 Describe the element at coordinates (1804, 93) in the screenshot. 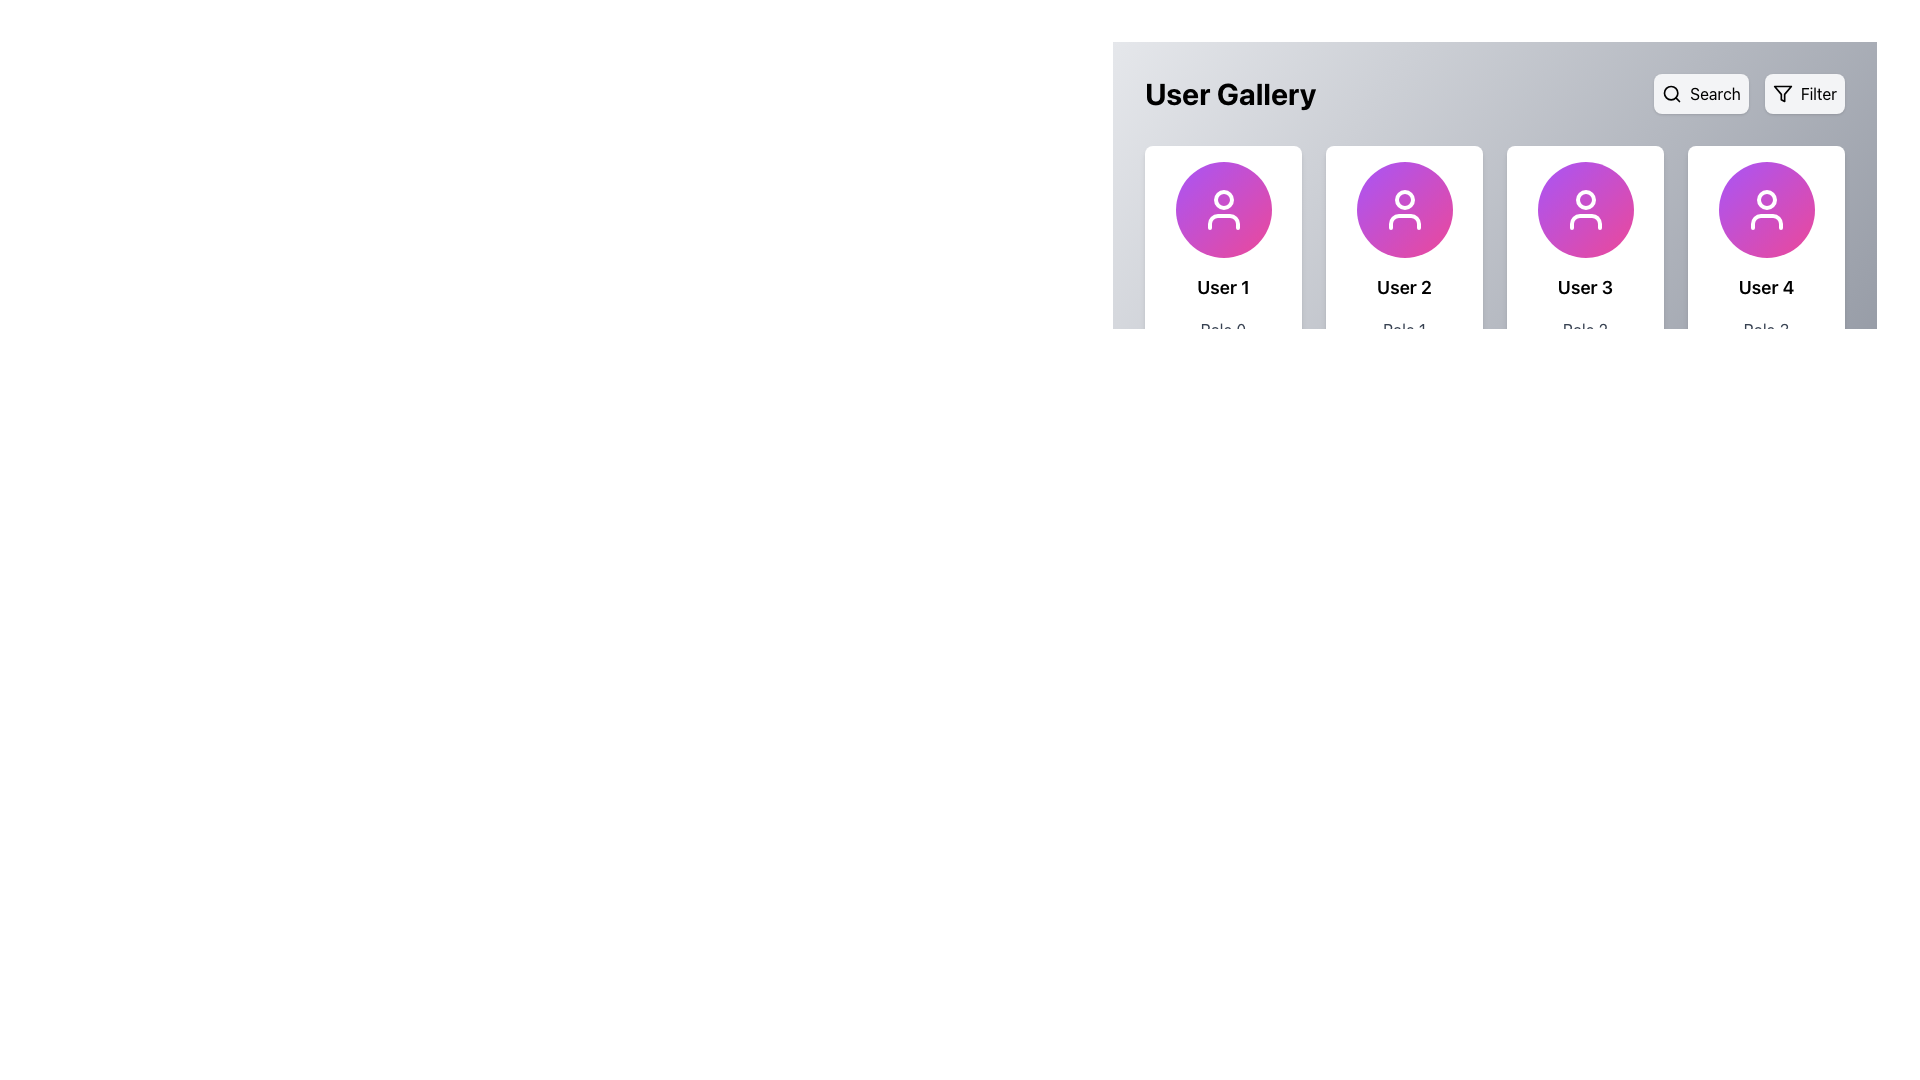

I see `the filtering button located at the top-right corner of the interface, adjacent to the 'Search' button` at that location.